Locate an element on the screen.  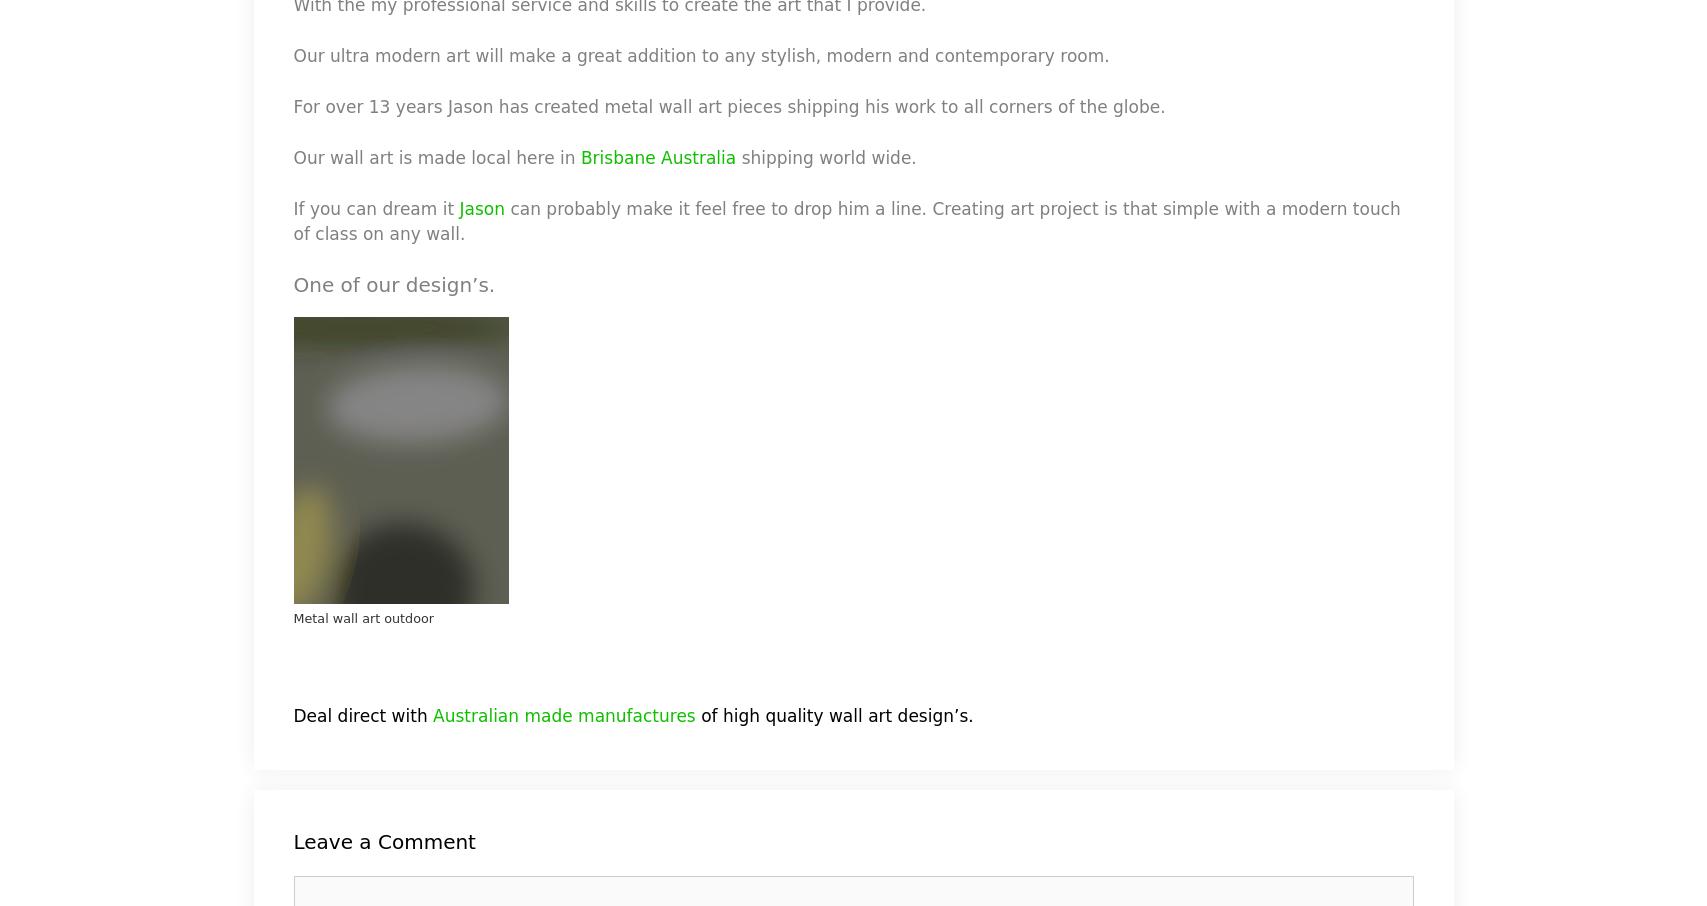
'can probably make it feel free to drop him a line. Creating art project is that simple with a modern touch of class on any wall.' is located at coordinates (846, 219).